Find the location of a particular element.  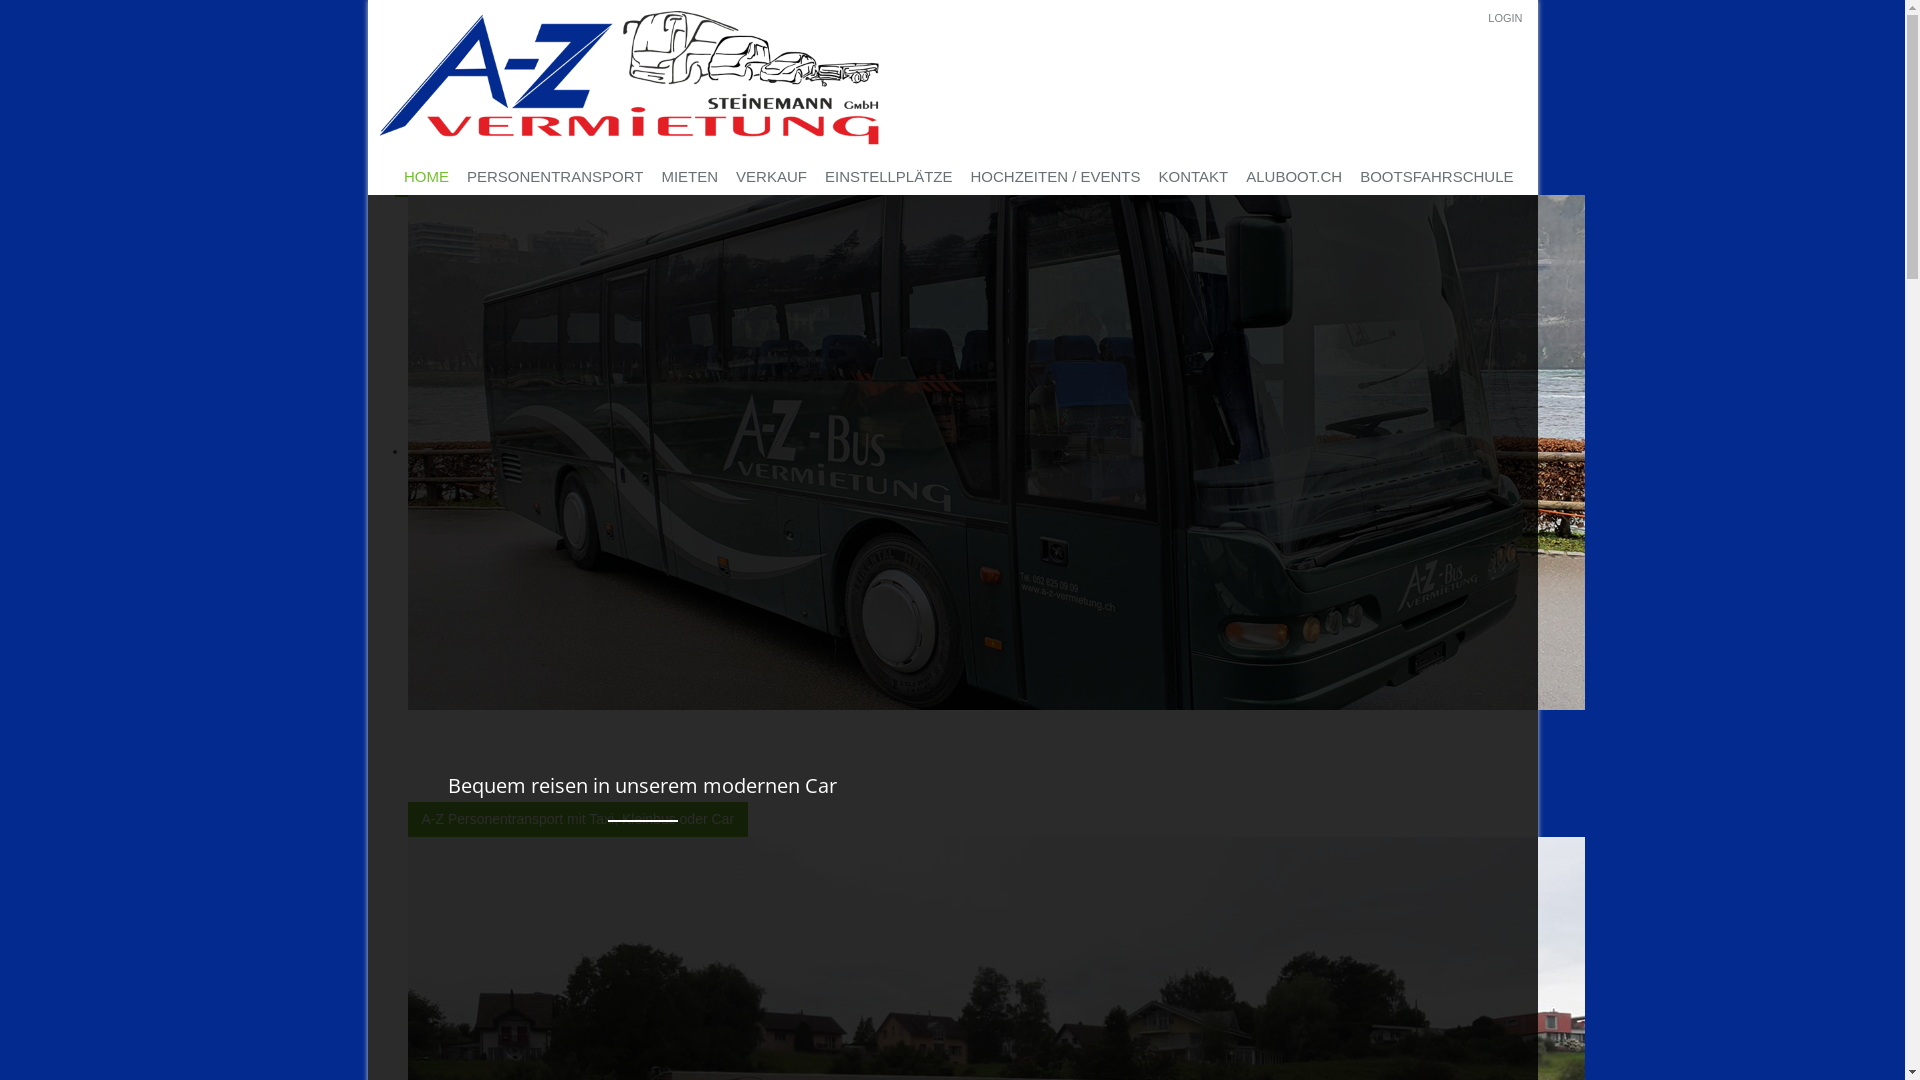

'HOME' is located at coordinates (394, 176).